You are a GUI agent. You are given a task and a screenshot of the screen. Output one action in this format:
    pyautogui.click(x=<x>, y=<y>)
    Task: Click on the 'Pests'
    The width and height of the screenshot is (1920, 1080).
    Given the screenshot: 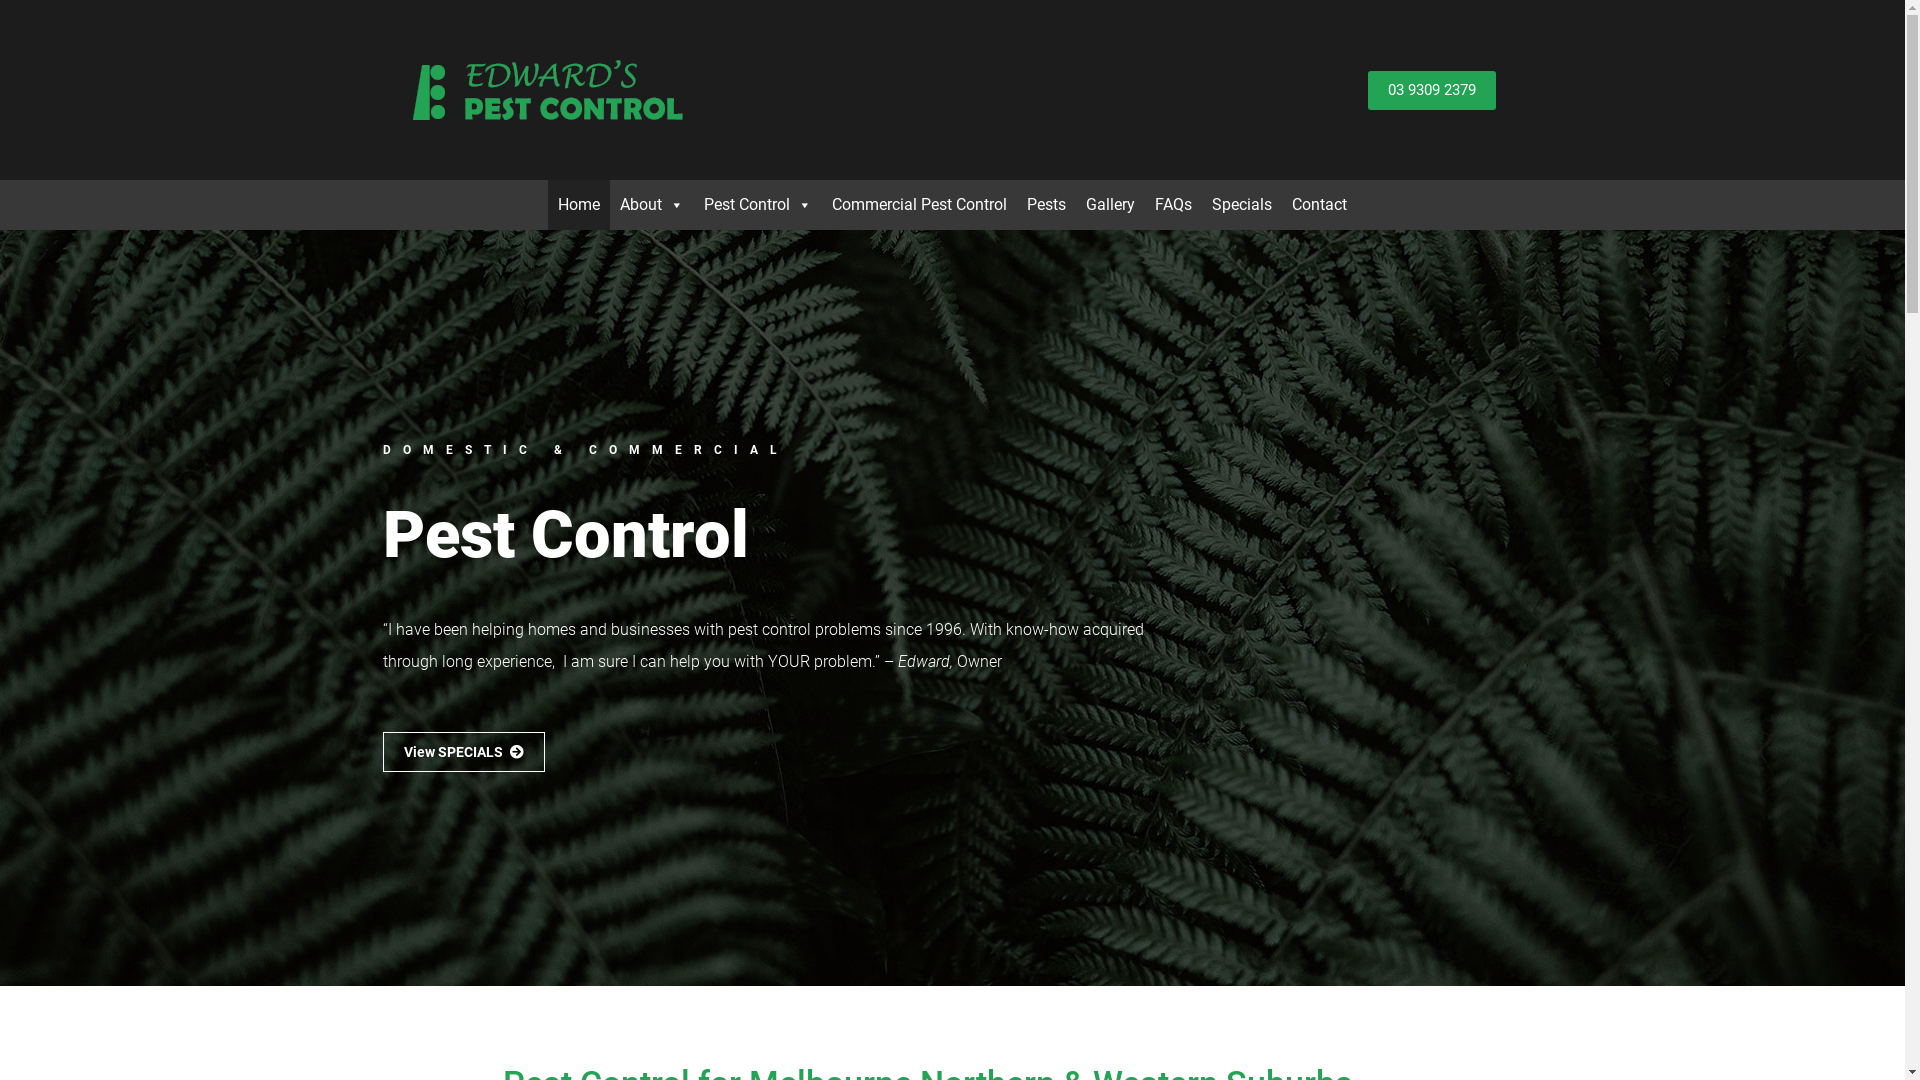 What is the action you would take?
    pyautogui.click(x=1045, y=204)
    